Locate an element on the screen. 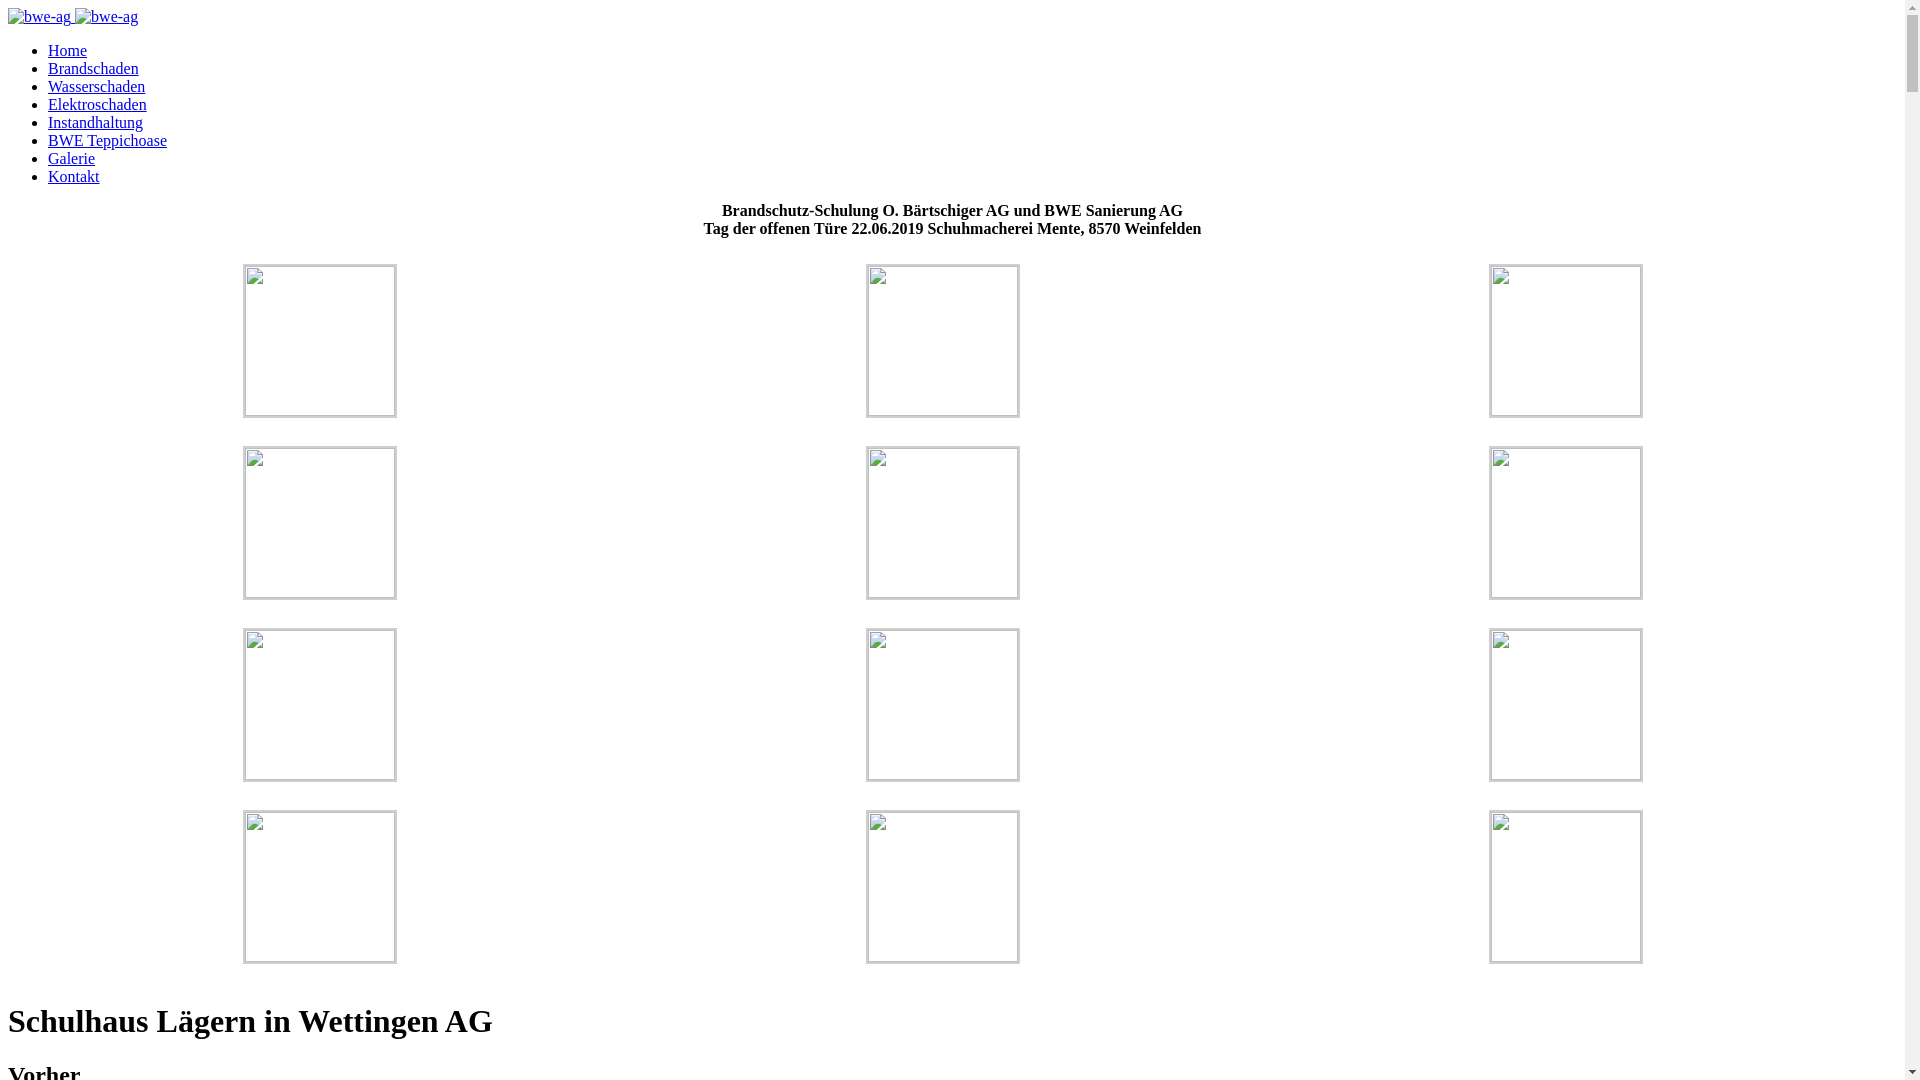 This screenshot has height=1080, width=1920. 'Instandhaltung' is located at coordinates (94, 122).